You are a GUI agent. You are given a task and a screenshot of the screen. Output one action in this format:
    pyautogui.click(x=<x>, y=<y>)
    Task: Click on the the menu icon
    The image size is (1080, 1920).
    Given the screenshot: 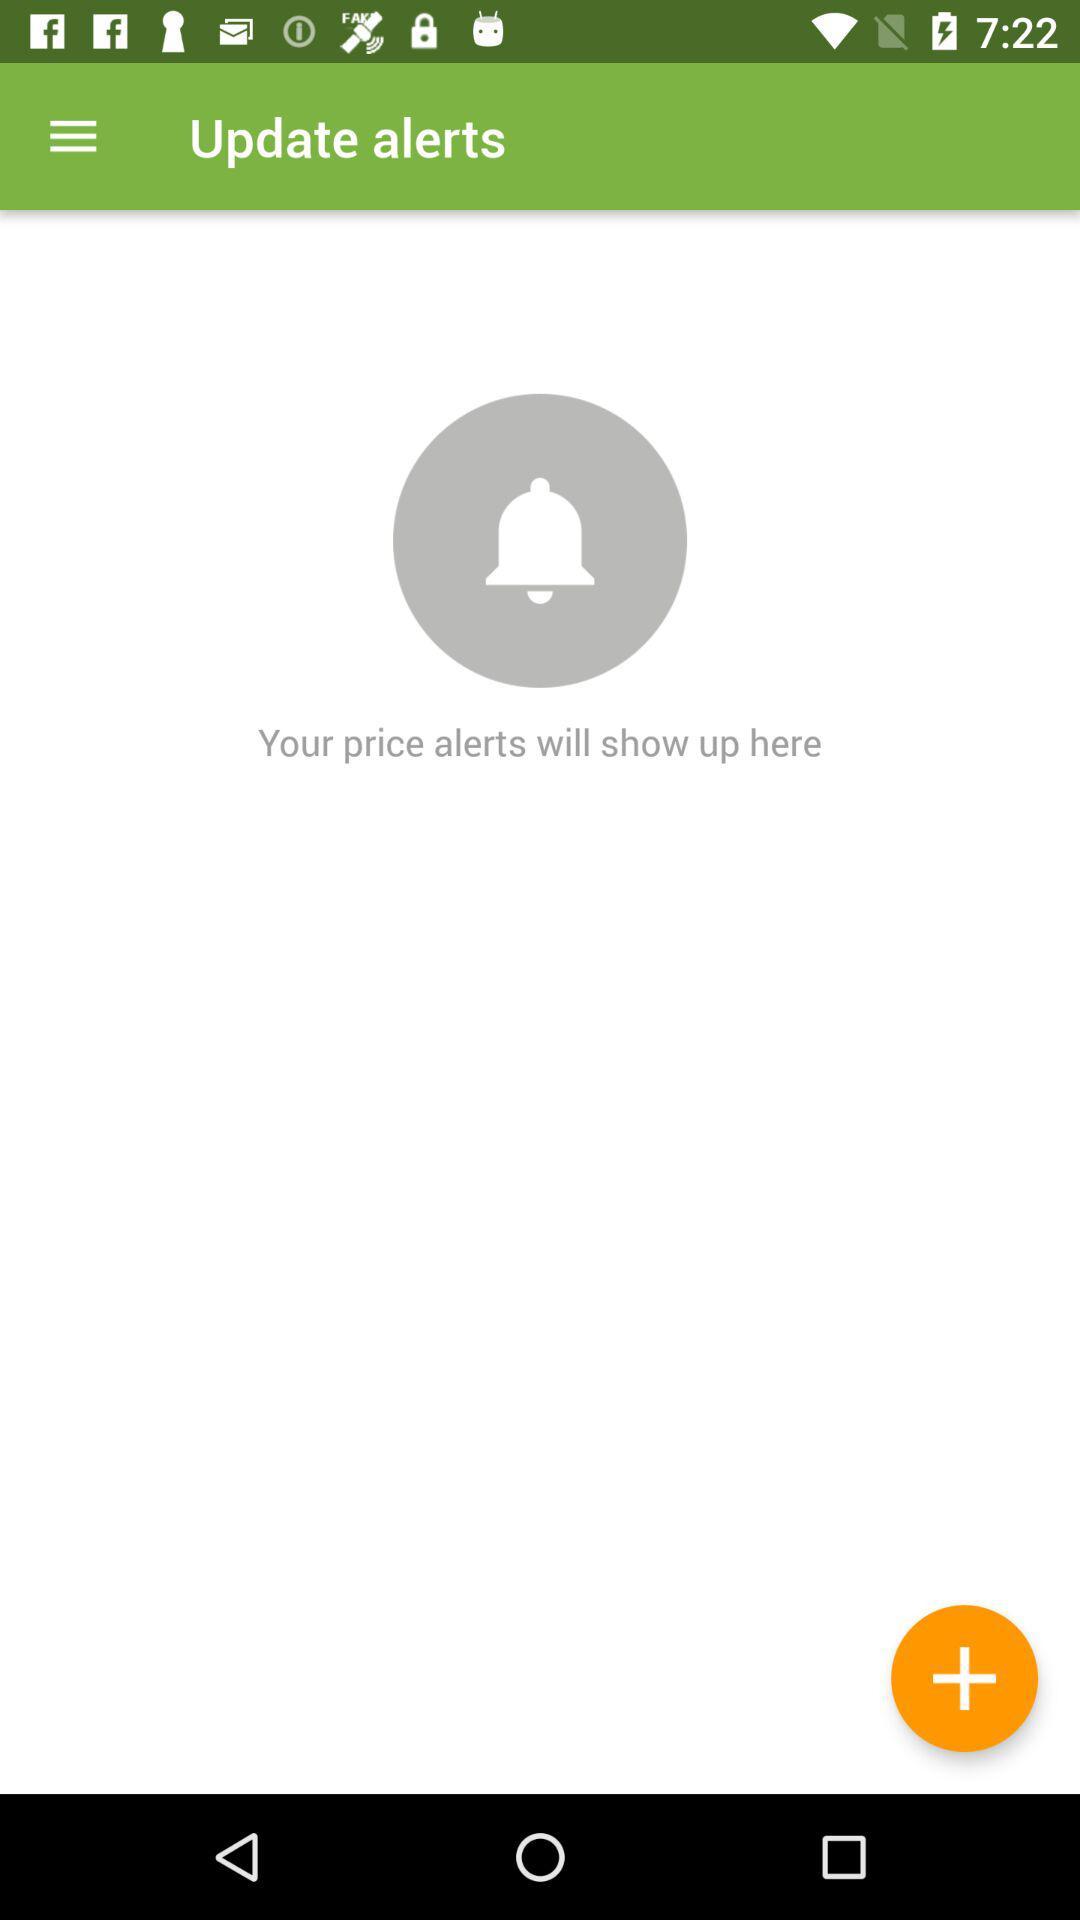 What is the action you would take?
    pyautogui.click(x=72, y=135)
    